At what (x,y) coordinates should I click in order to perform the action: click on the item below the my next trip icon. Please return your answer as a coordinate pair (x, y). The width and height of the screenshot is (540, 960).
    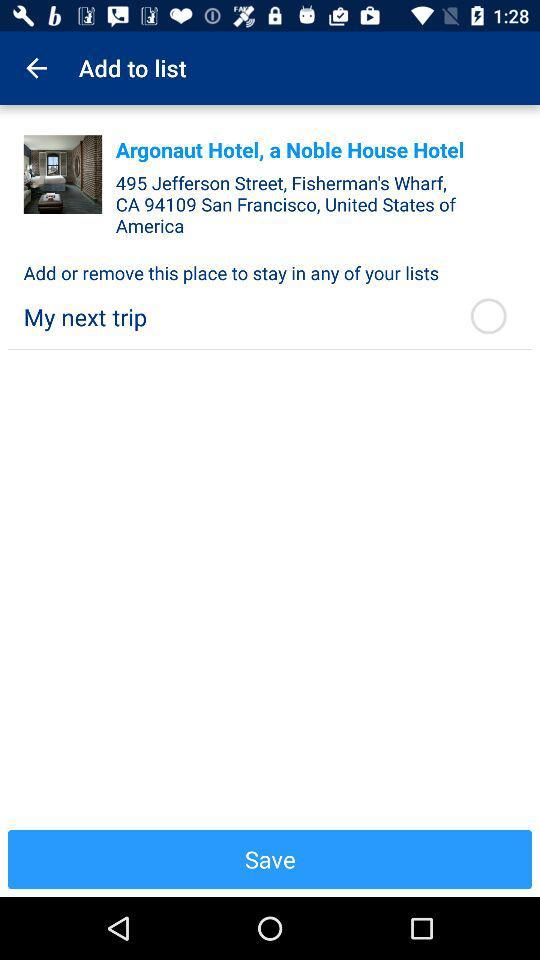
    Looking at the image, I should click on (270, 858).